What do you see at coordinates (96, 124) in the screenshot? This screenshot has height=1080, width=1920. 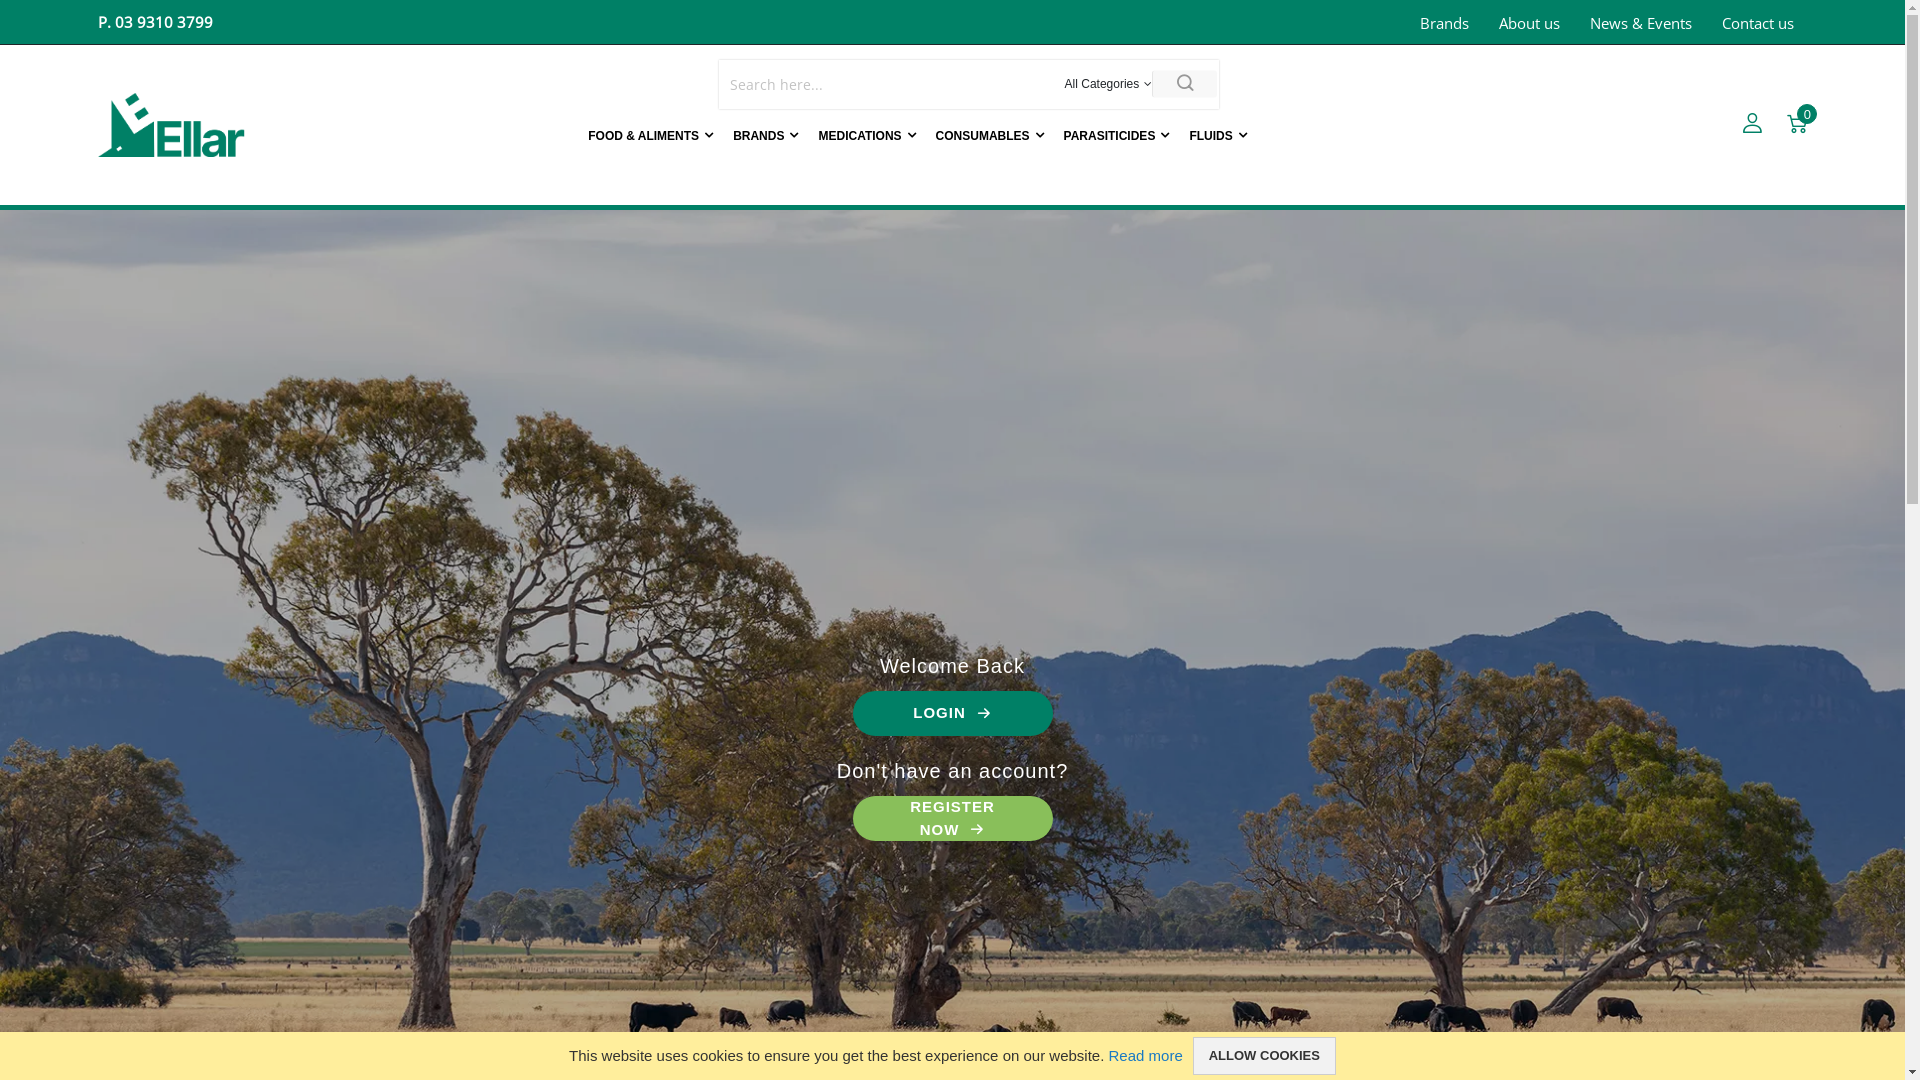 I see `'Ellar Laboratories'` at bounding box center [96, 124].